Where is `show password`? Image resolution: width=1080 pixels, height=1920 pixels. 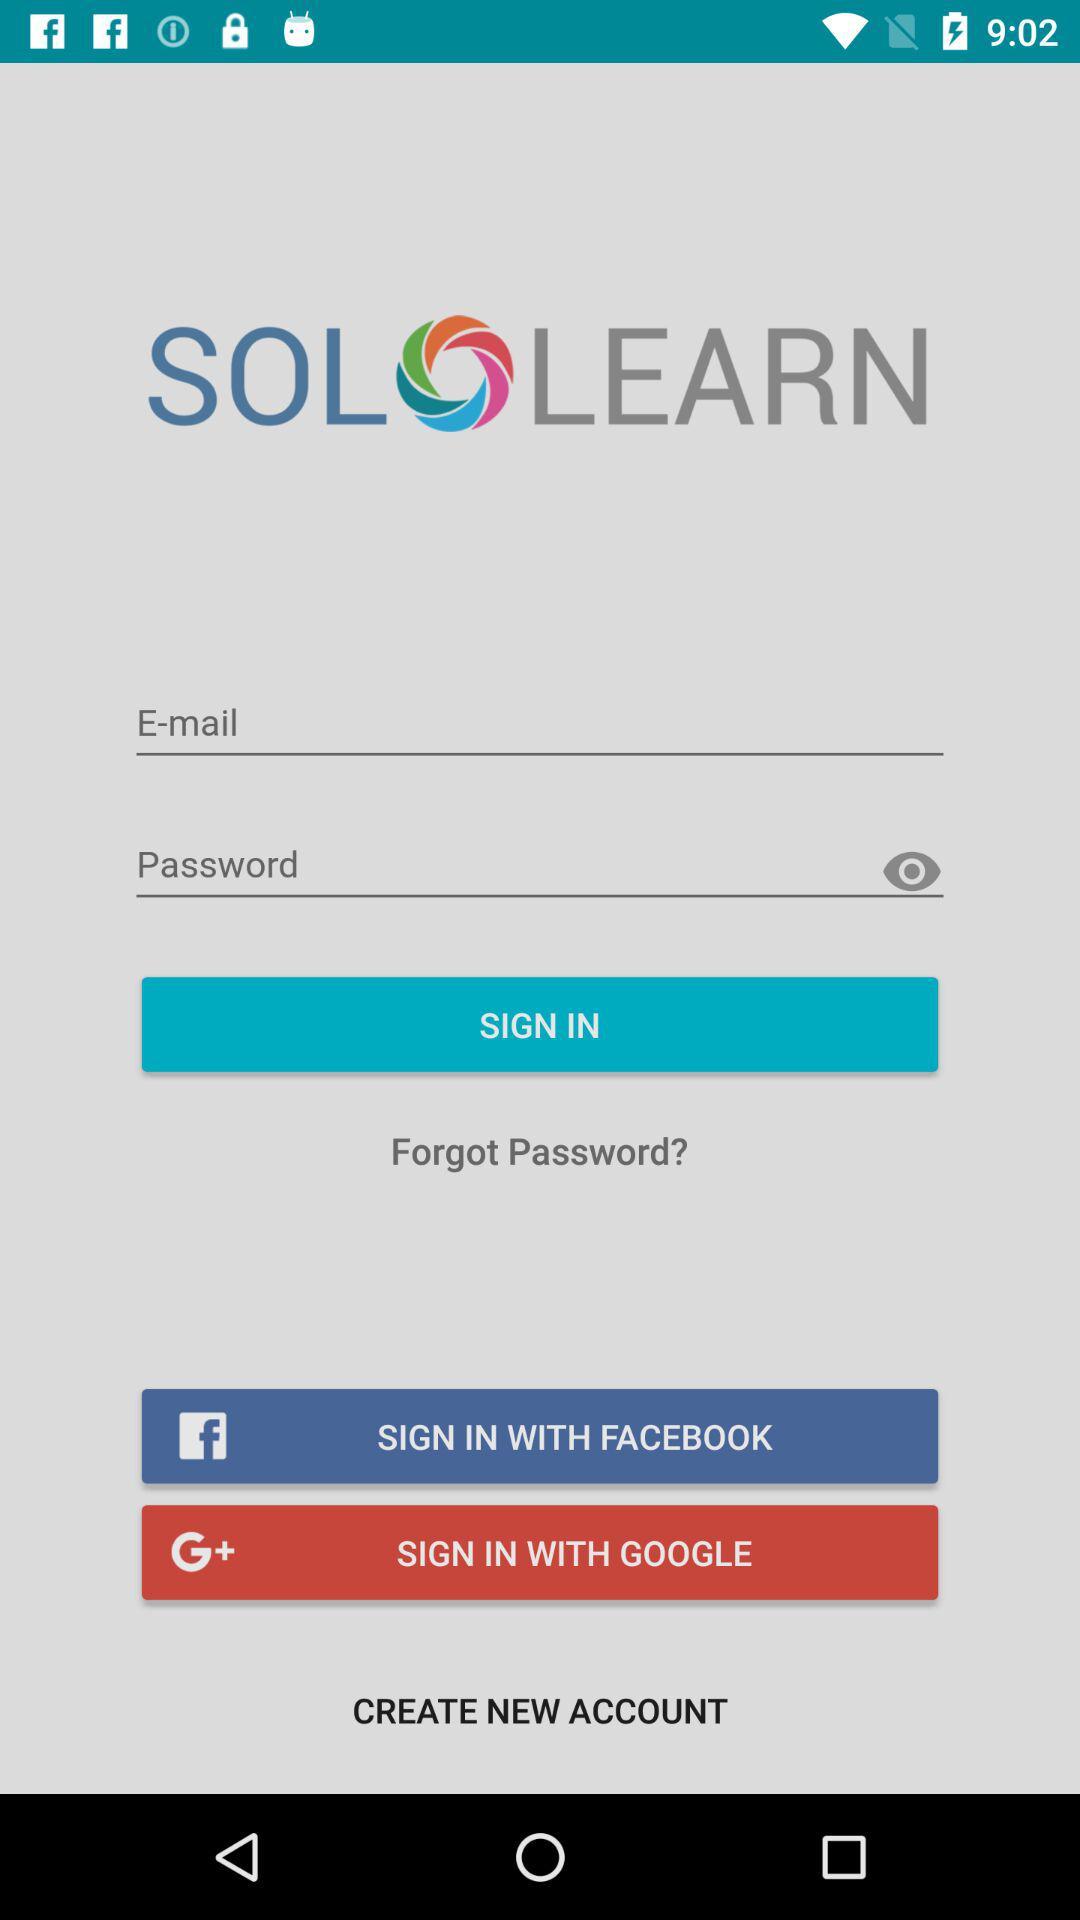
show password is located at coordinates (911, 872).